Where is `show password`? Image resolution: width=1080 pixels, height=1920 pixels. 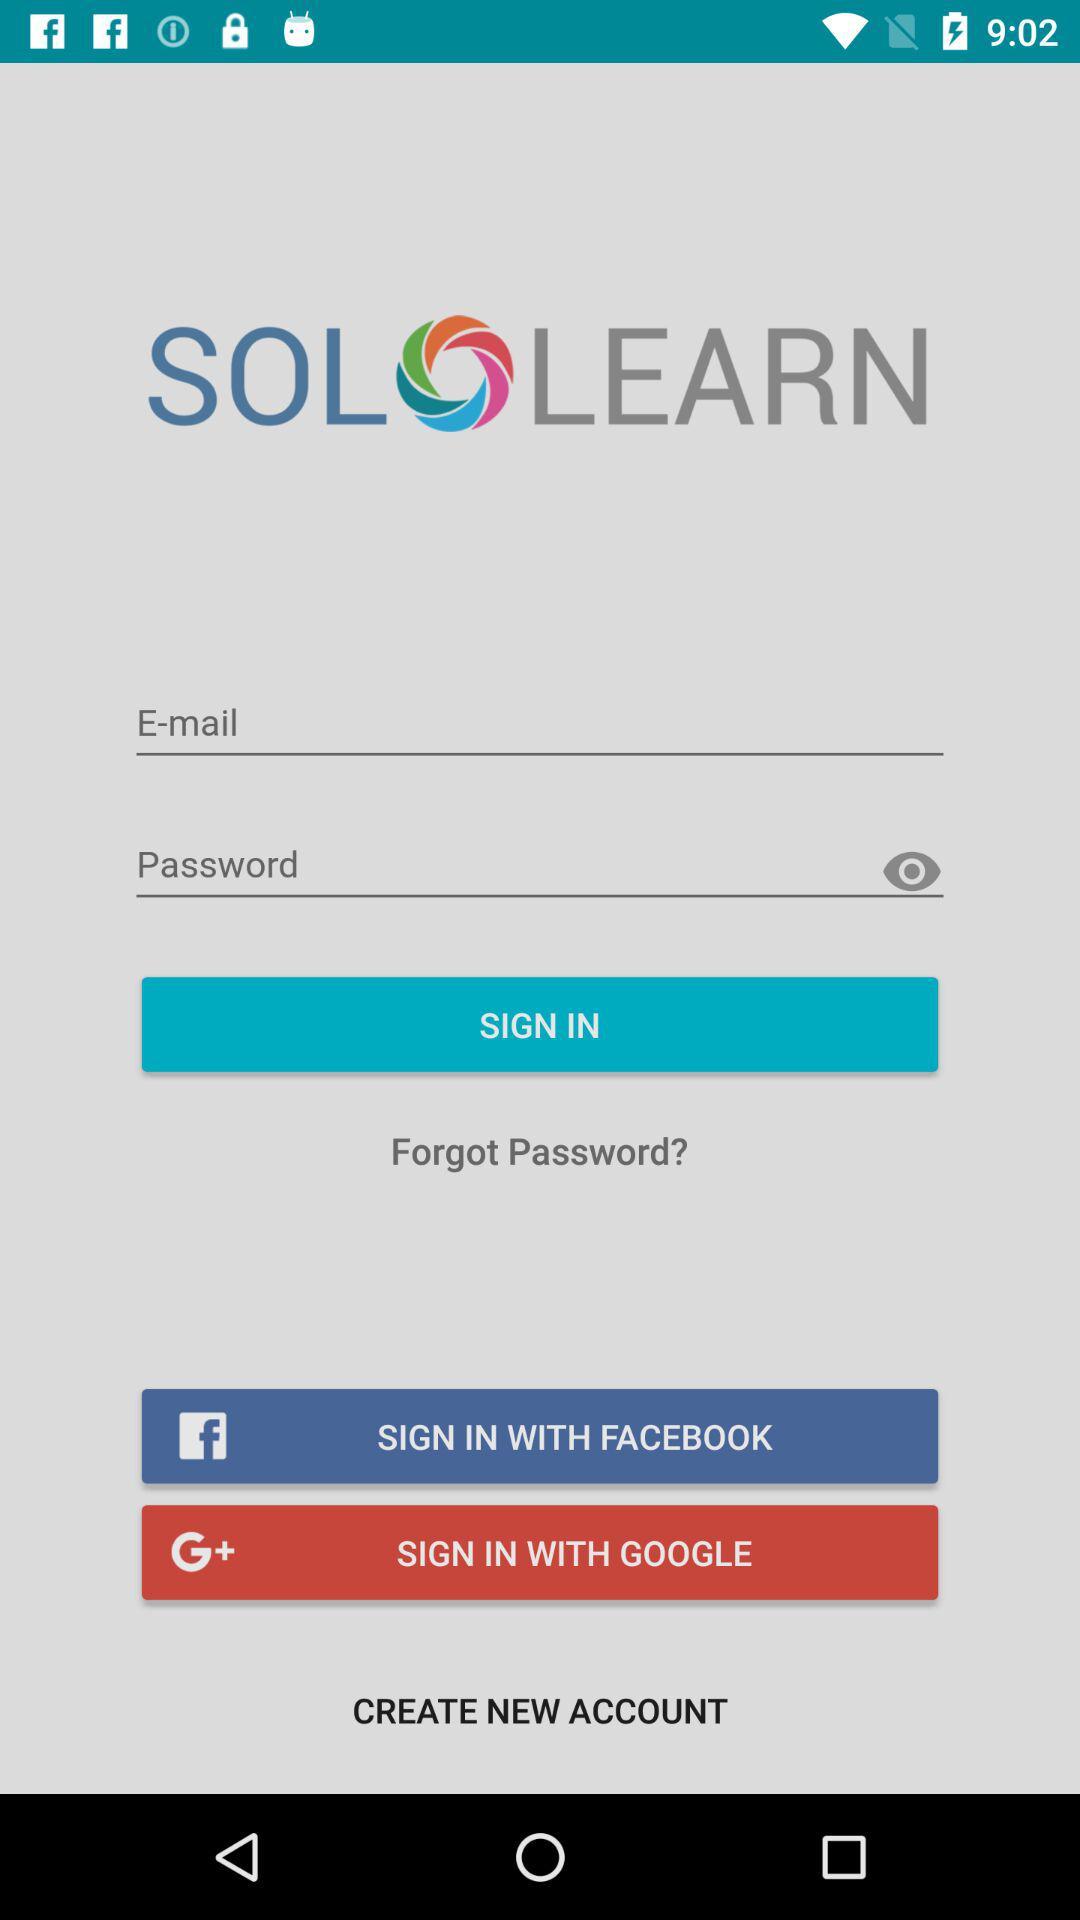
show password is located at coordinates (911, 872).